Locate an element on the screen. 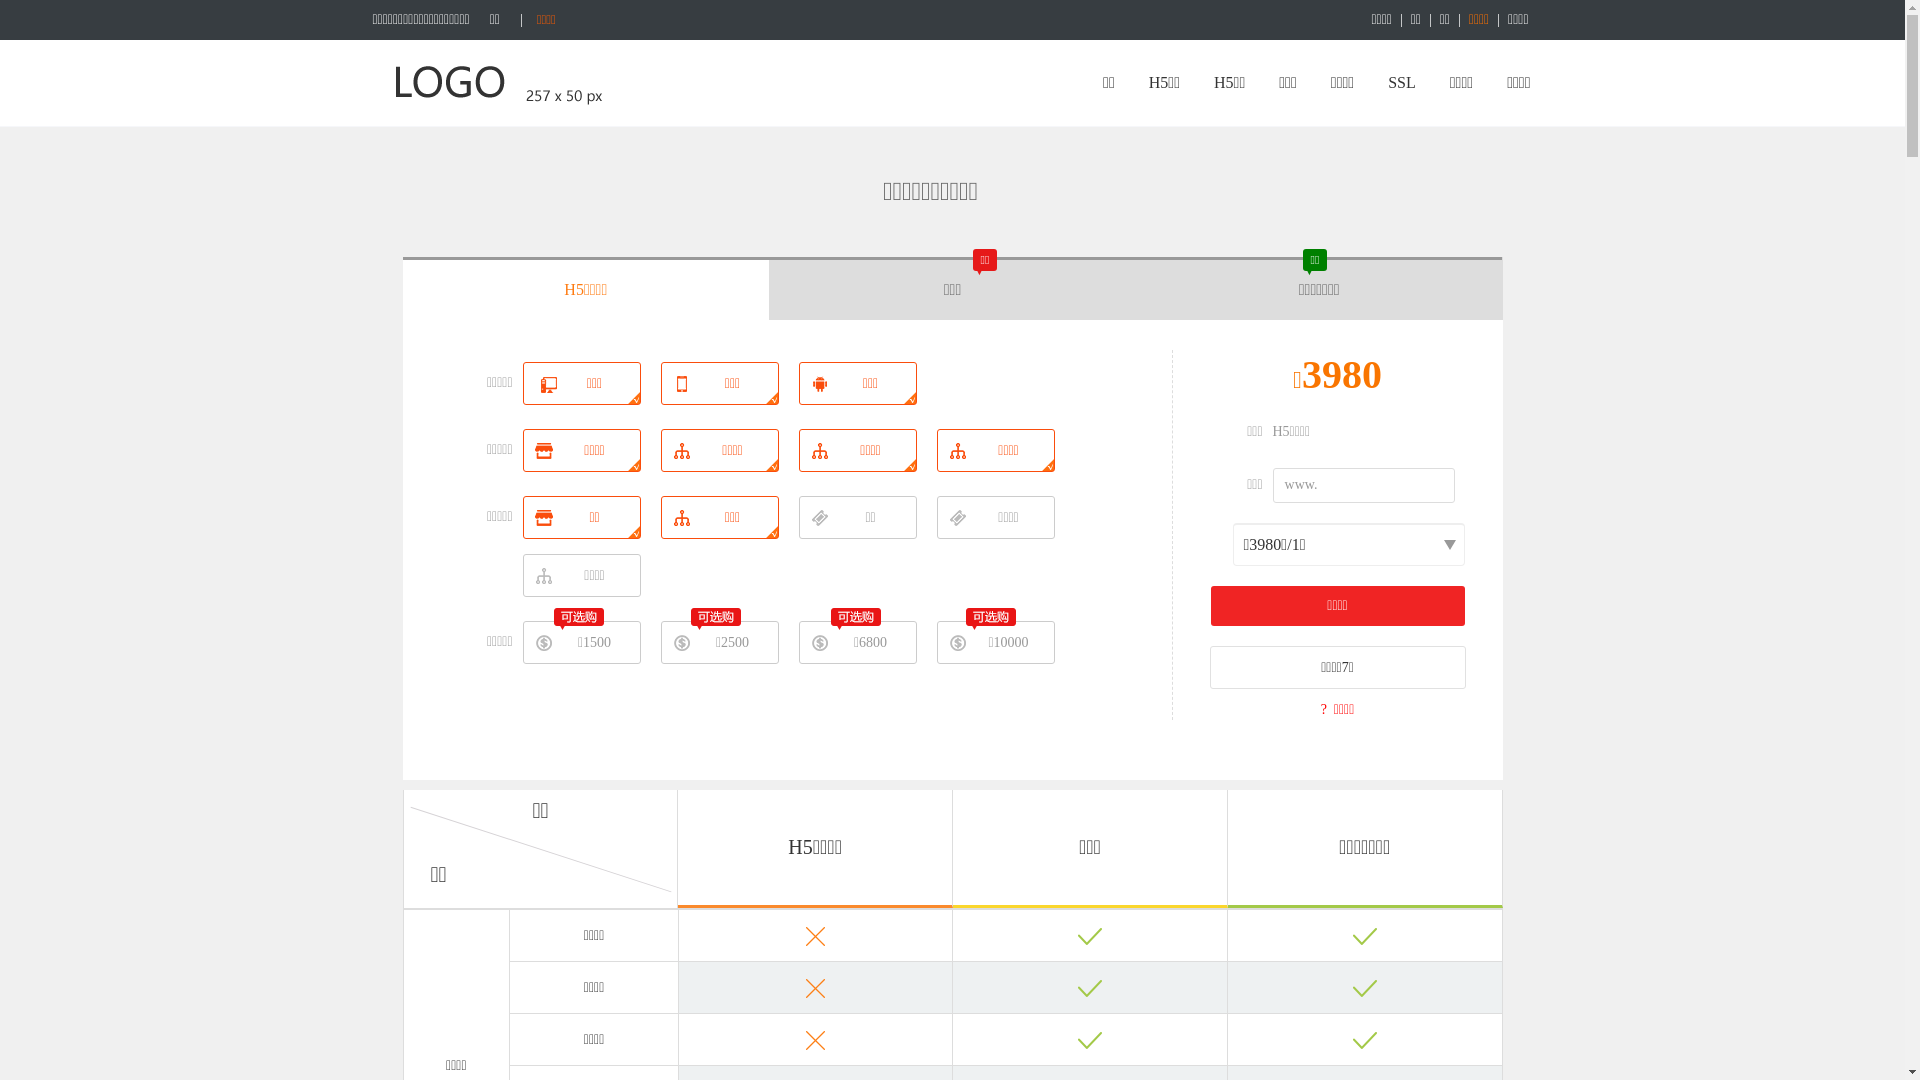 Image resolution: width=1920 pixels, height=1080 pixels. 'SSL' is located at coordinates (1386, 82).